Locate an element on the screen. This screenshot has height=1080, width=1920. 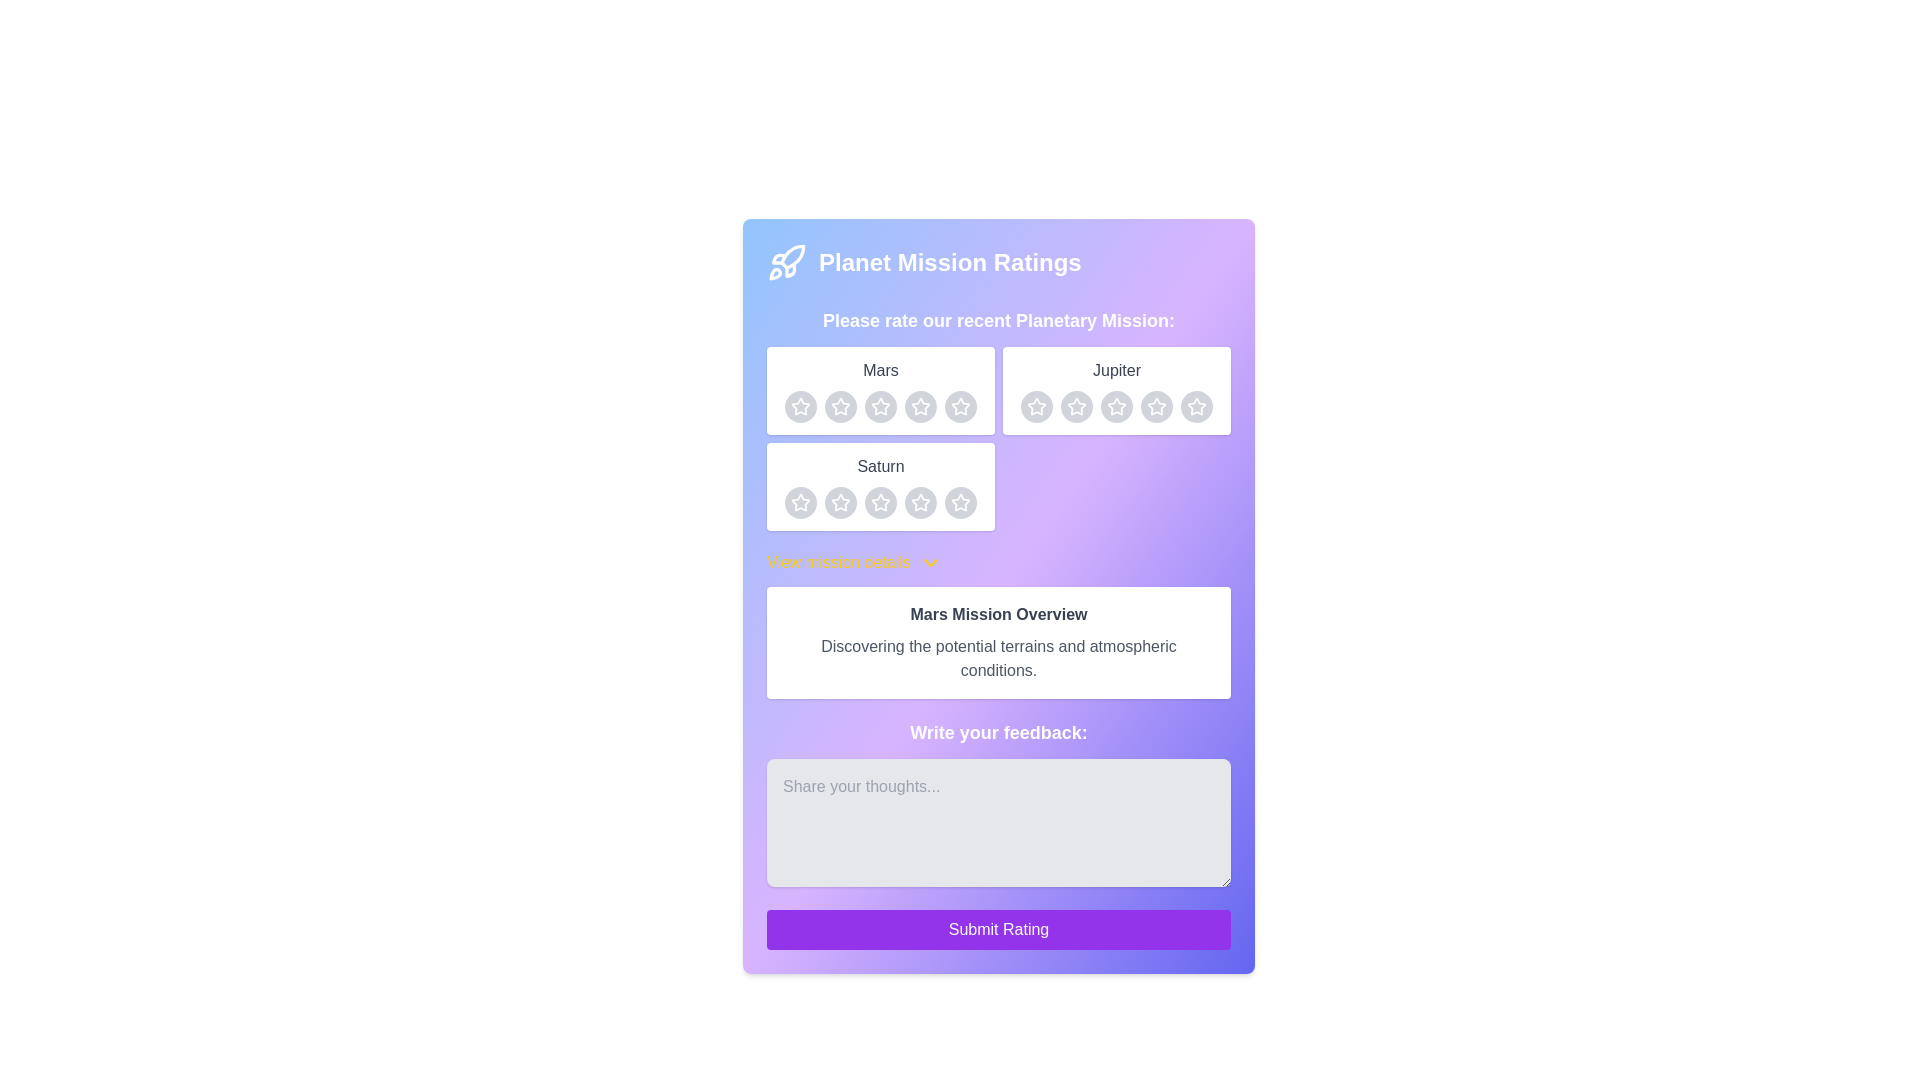
the first circular rating button with a light gray background and a white star icon is located at coordinates (801, 406).